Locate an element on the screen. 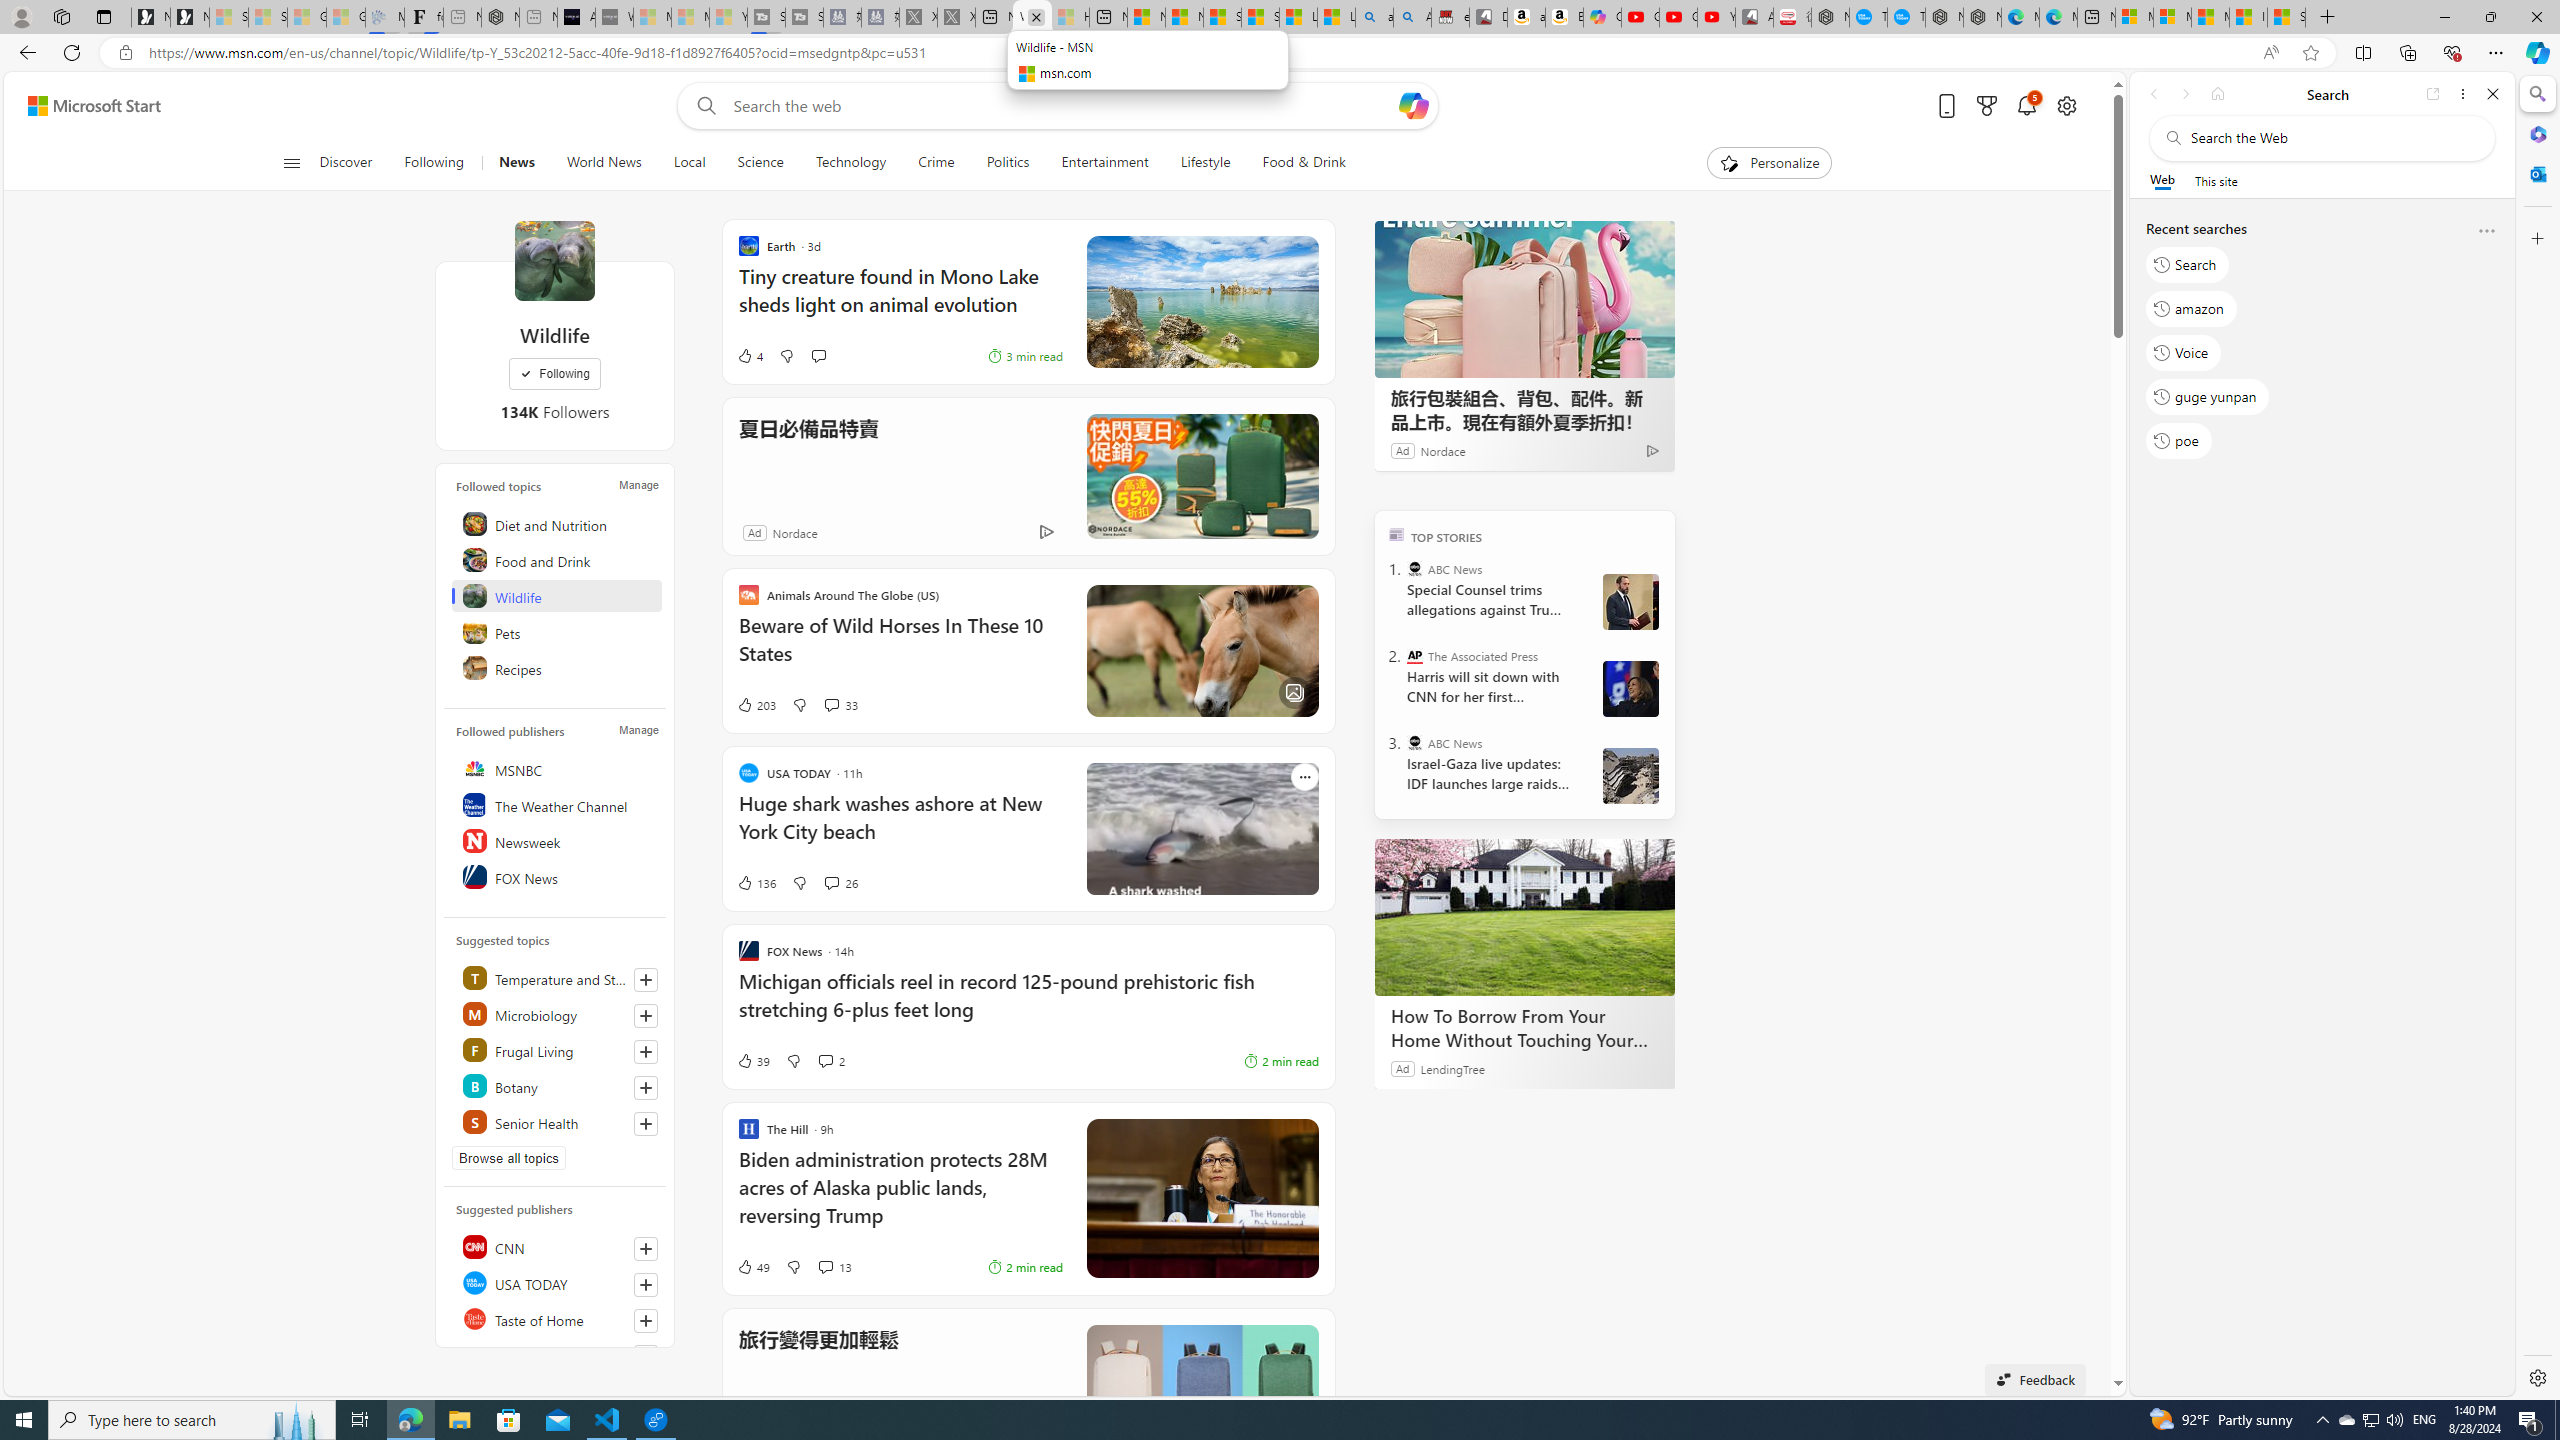  'Follow this topic' is located at coordinates (645, 1122).